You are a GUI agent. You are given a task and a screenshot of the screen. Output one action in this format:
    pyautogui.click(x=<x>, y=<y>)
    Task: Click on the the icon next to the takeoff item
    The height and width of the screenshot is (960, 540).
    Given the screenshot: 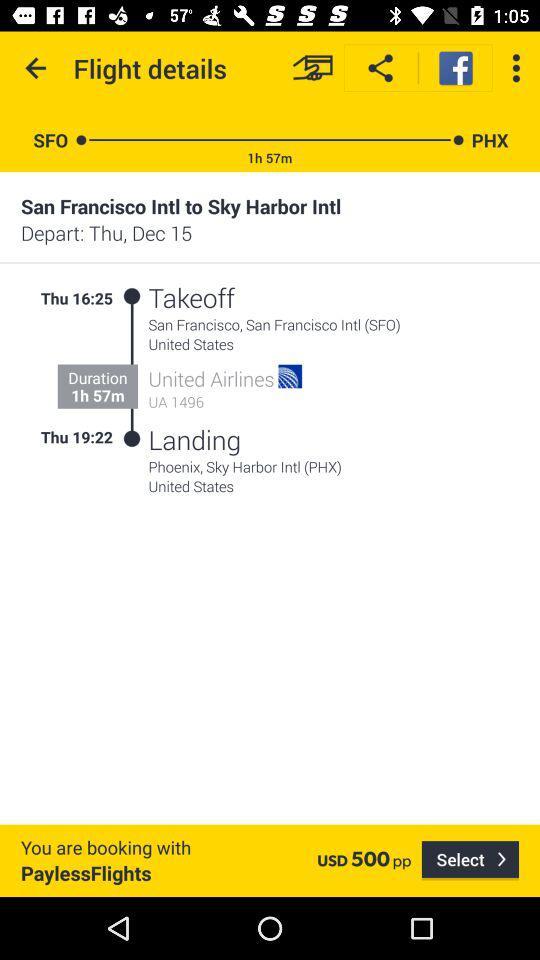 What is the action you would take?
    pyautogui.click(x=131, y=295)
    